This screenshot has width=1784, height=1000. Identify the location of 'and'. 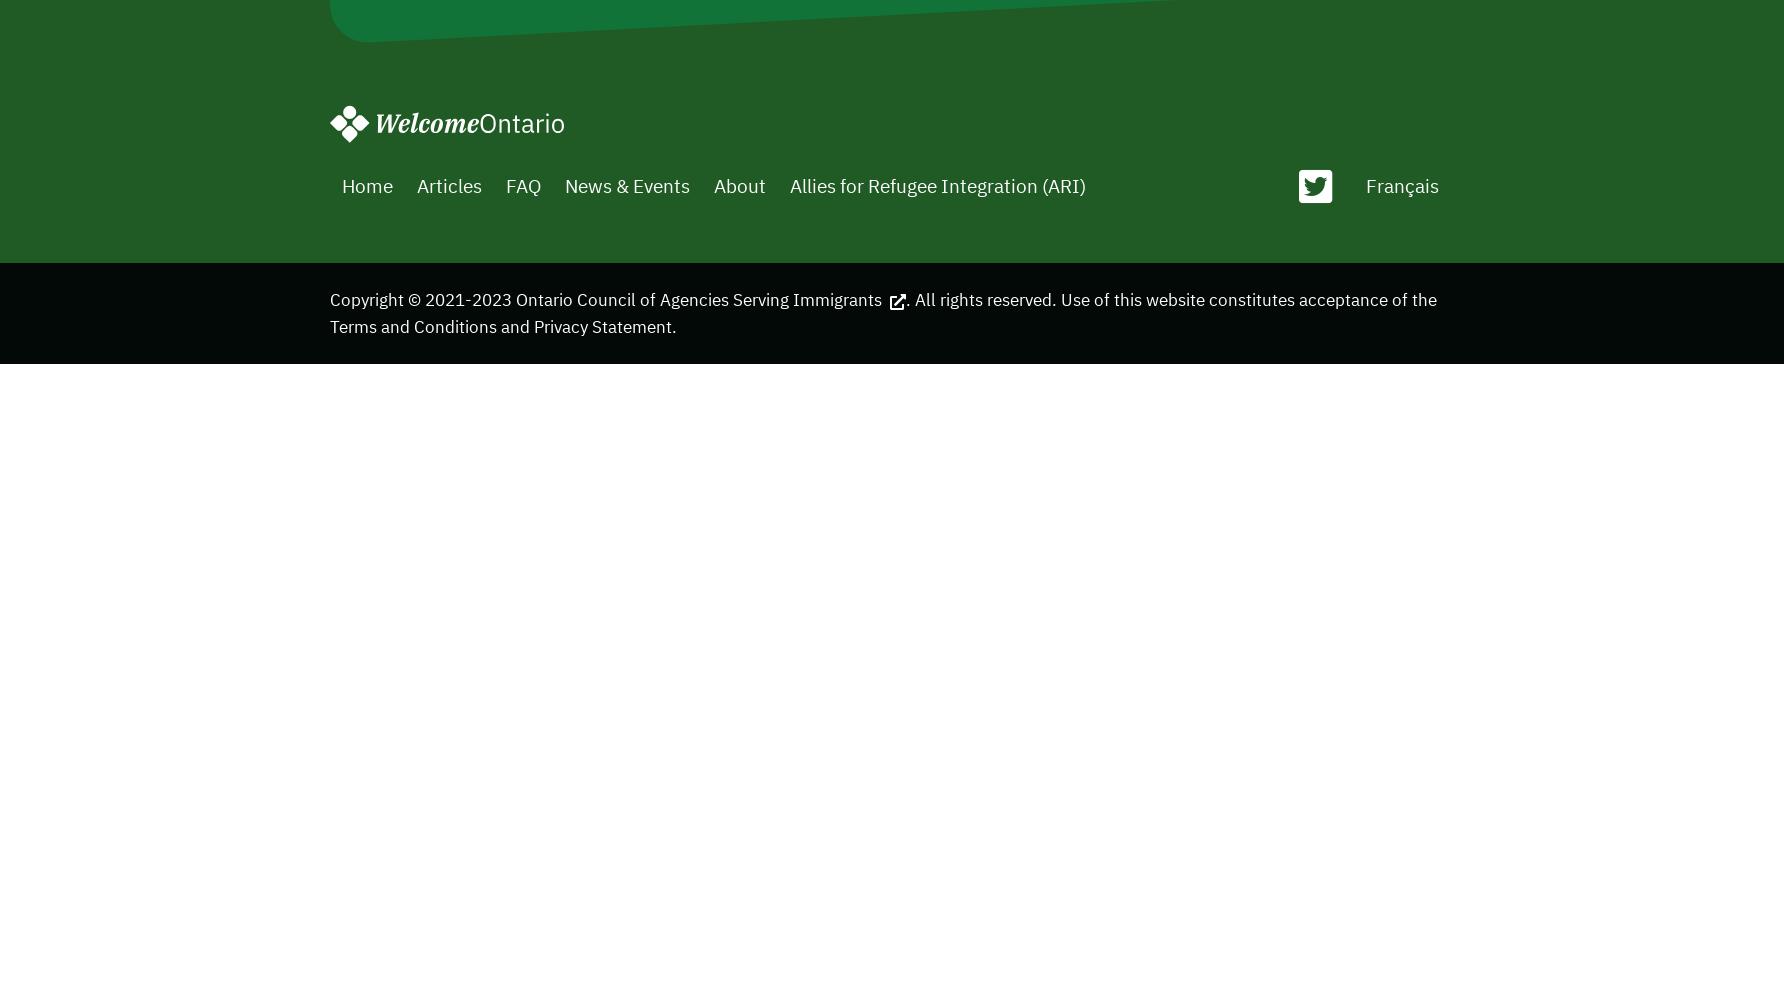
(495, 324).